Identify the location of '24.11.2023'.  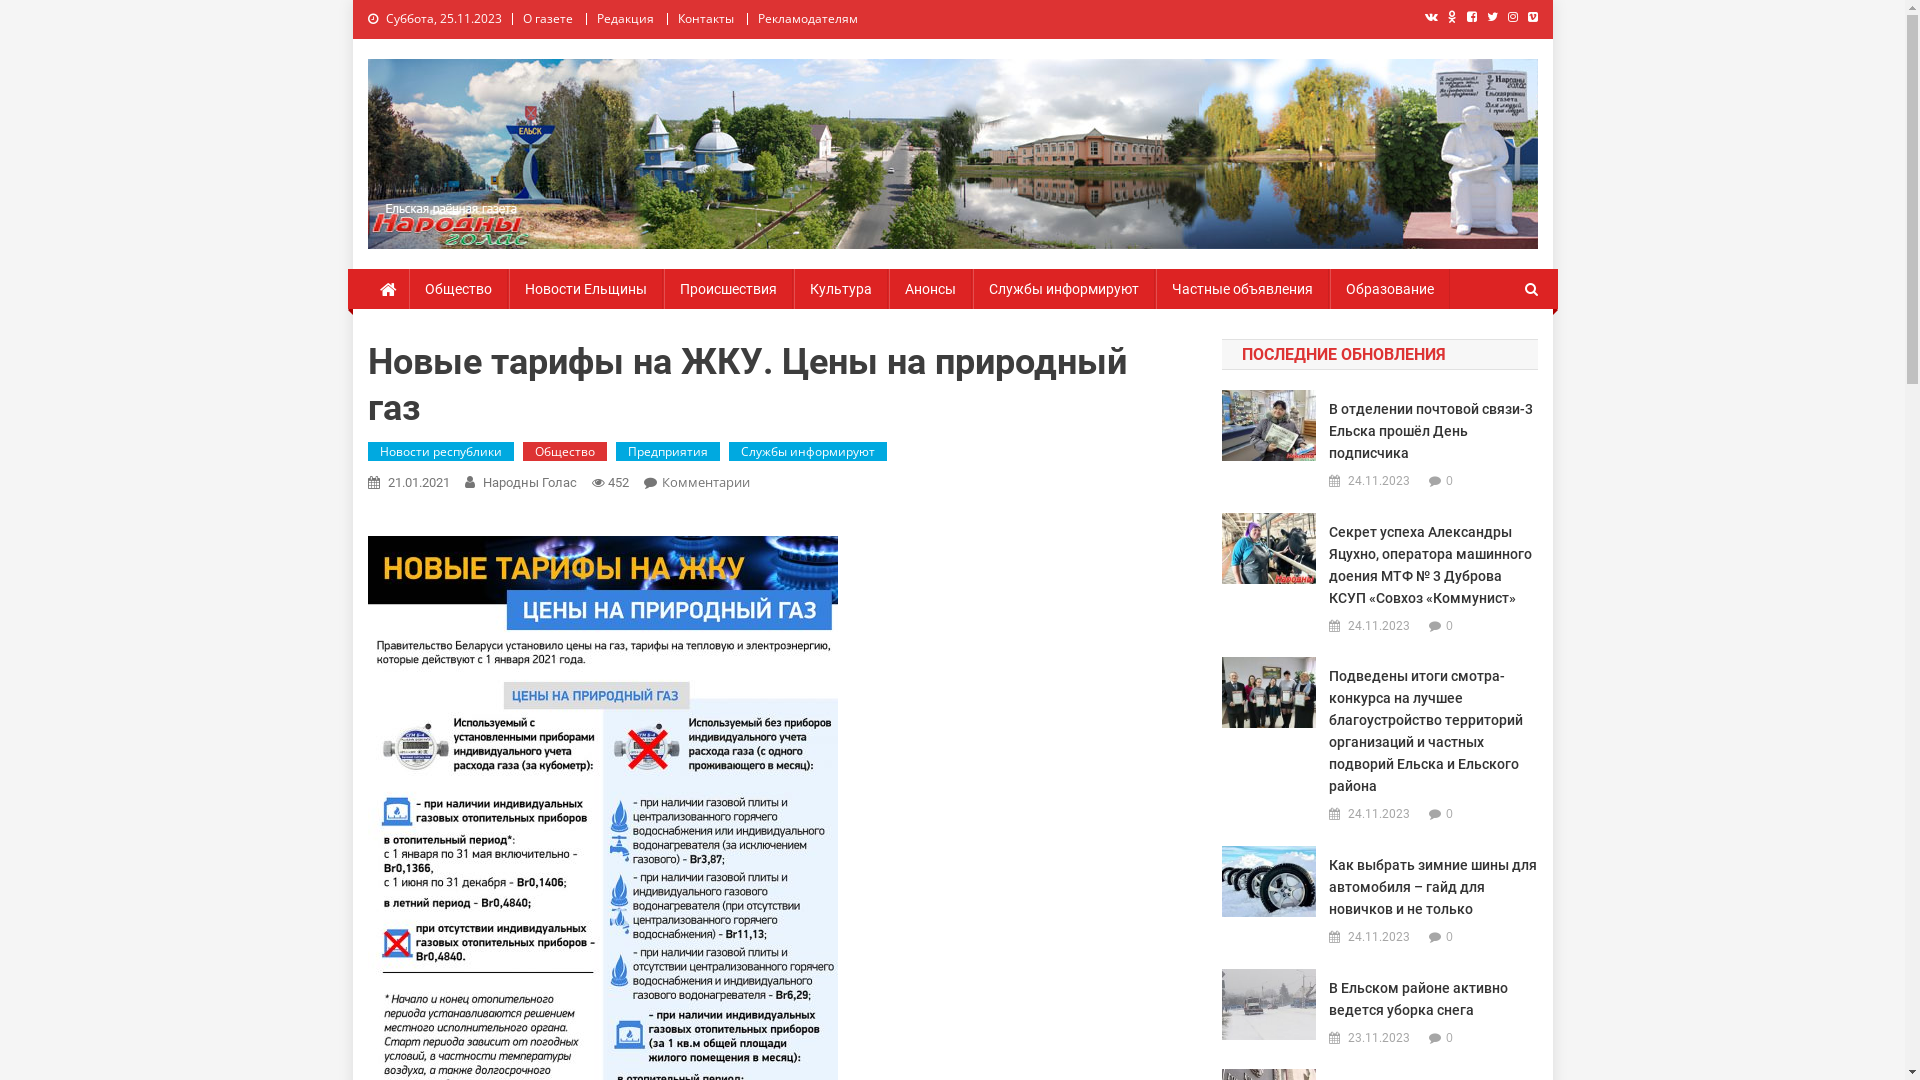
(1377, 937).